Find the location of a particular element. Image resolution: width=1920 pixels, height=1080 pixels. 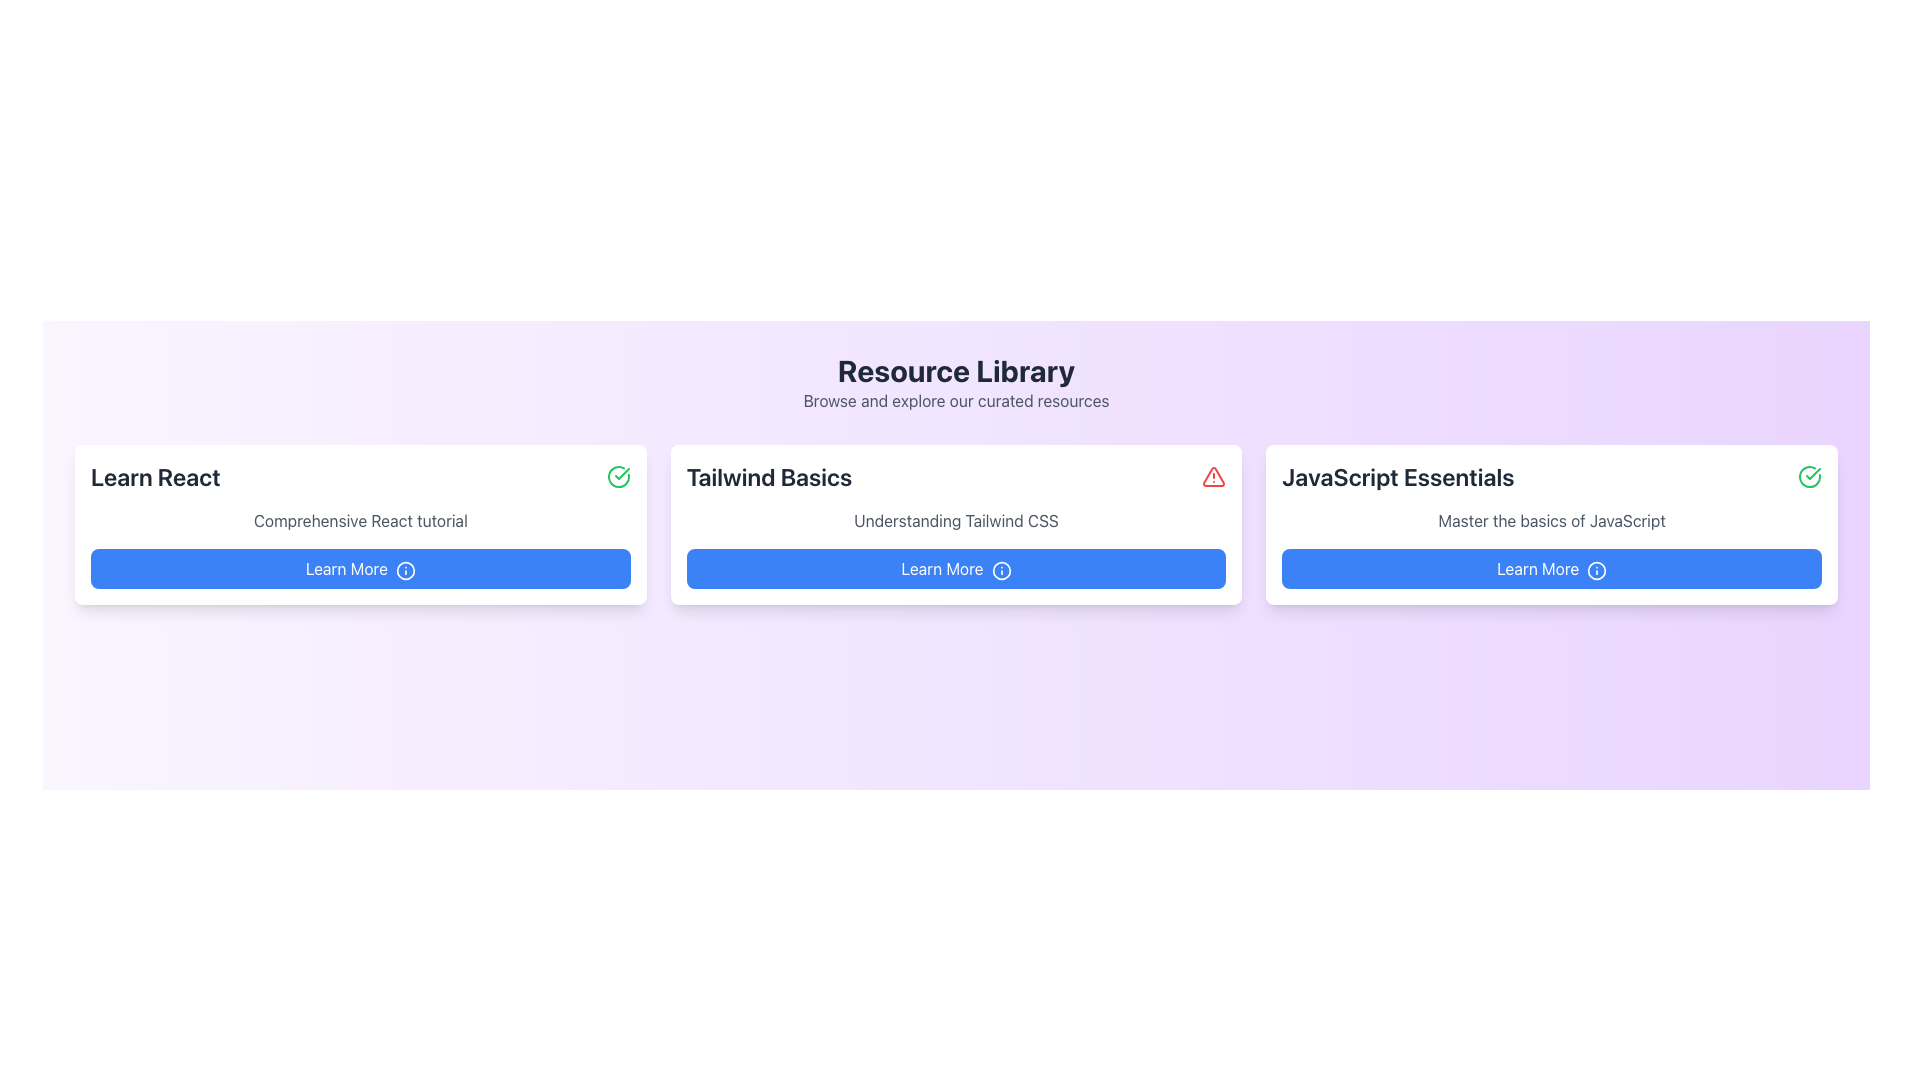

the static text displaying 'Comprehensive React tutorial', which is located below the 'Learn React' header and above the 'Learn More' button is located at coordinates (360, 519).